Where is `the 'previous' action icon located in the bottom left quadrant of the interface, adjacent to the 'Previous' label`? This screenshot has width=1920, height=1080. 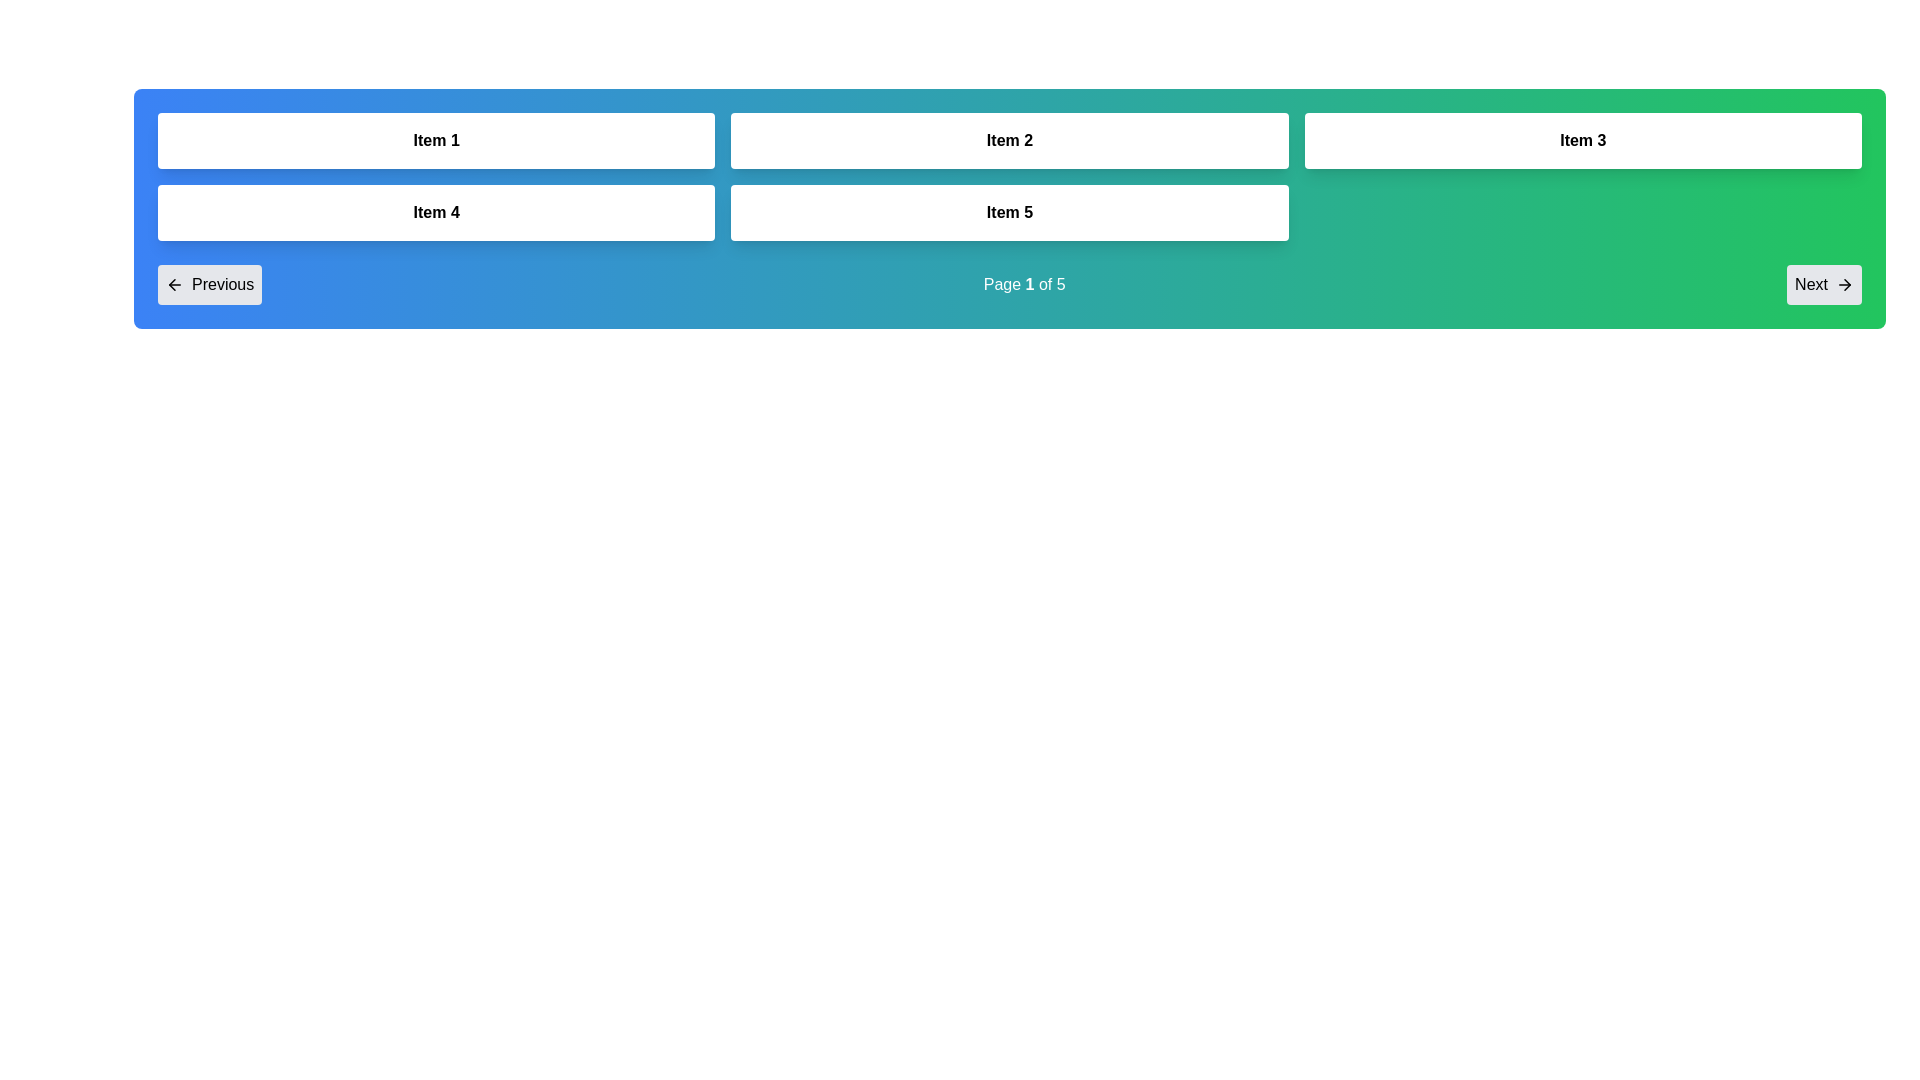
the 'previous' action icon located in the bottom left quadrant of the interface, adjacent to the 'Previous' label is located at coordinates (172, 285).